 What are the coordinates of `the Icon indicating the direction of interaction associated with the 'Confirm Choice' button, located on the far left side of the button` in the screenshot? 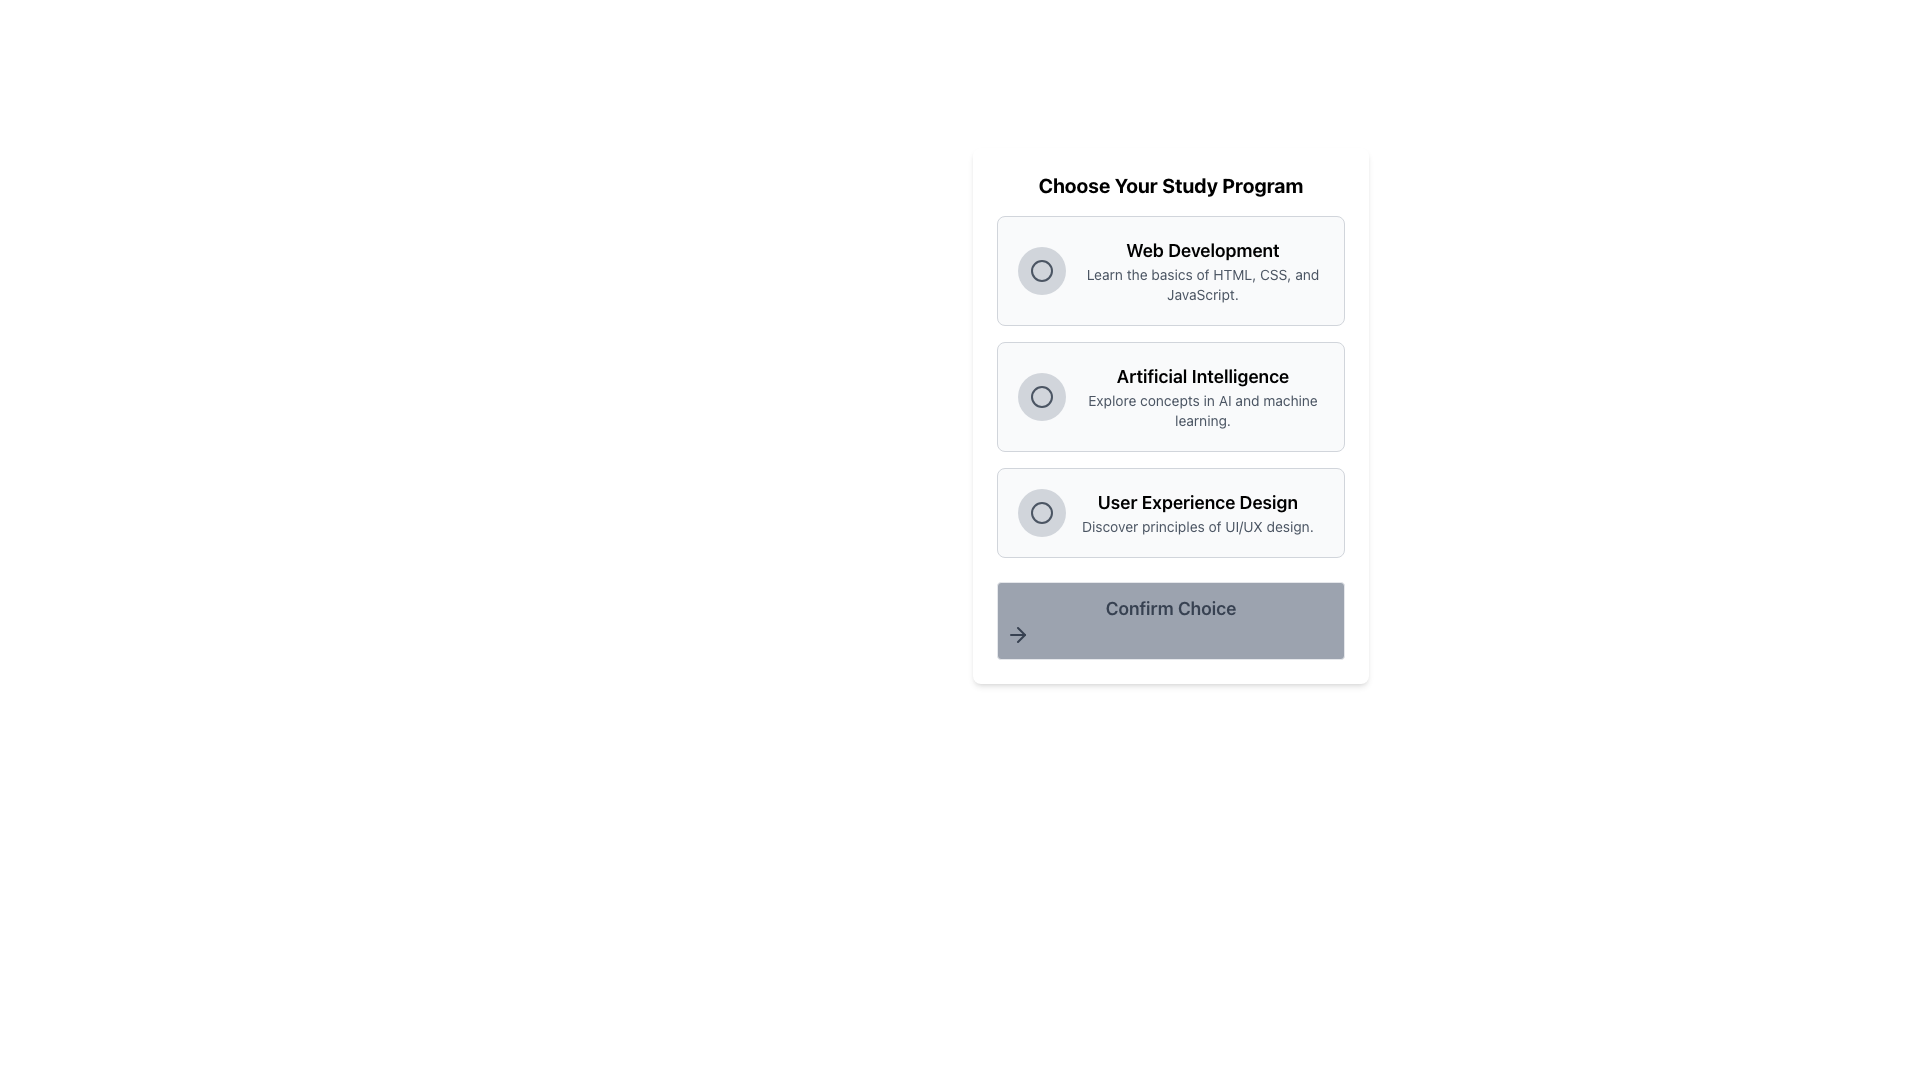 It's located at (1017, 635).